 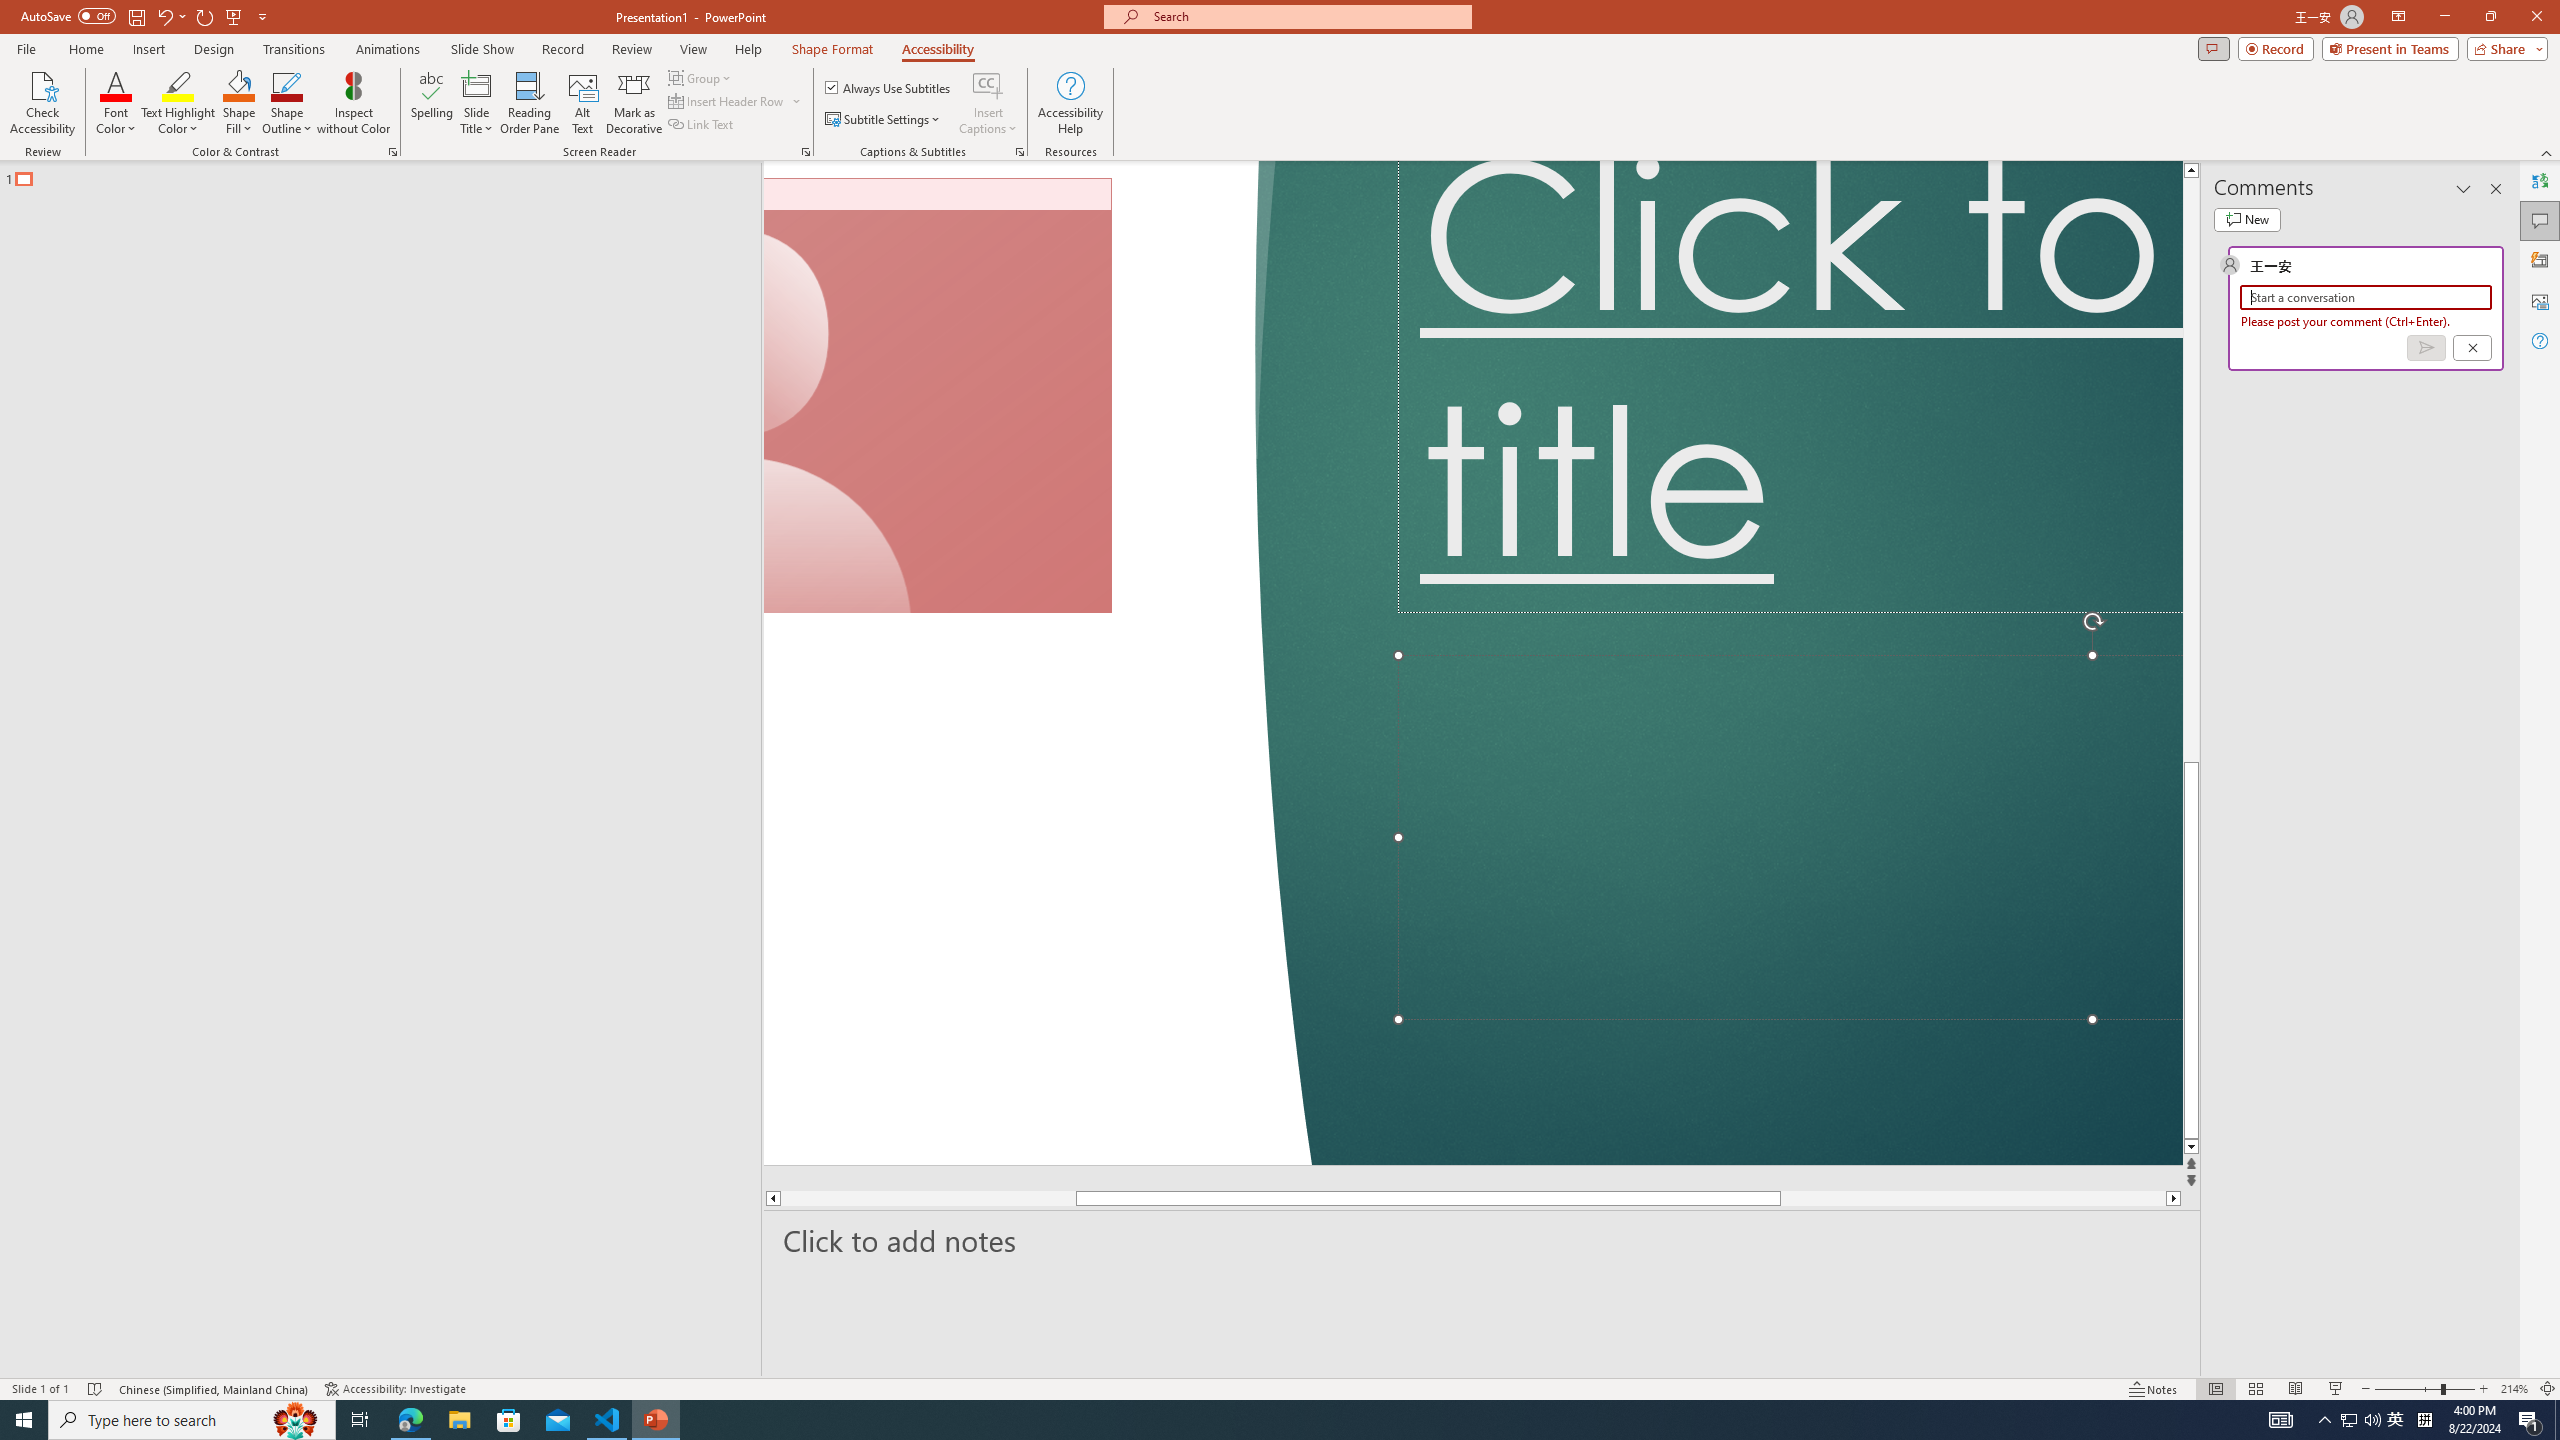 I want to click on 'Share', so click(x=2488, y=84).